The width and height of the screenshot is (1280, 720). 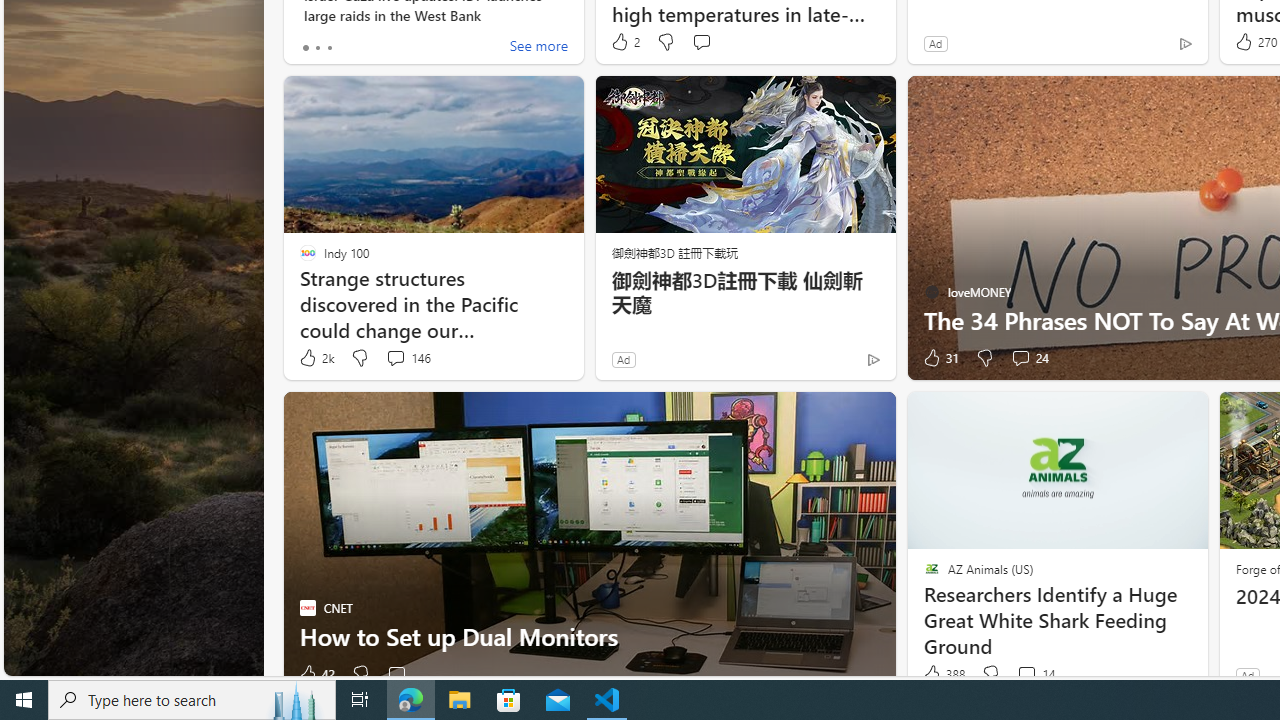 What do you see at coordinates (304, 46) in the screenshot?
I see `'tab-0'` at bounding box center [304, 46].